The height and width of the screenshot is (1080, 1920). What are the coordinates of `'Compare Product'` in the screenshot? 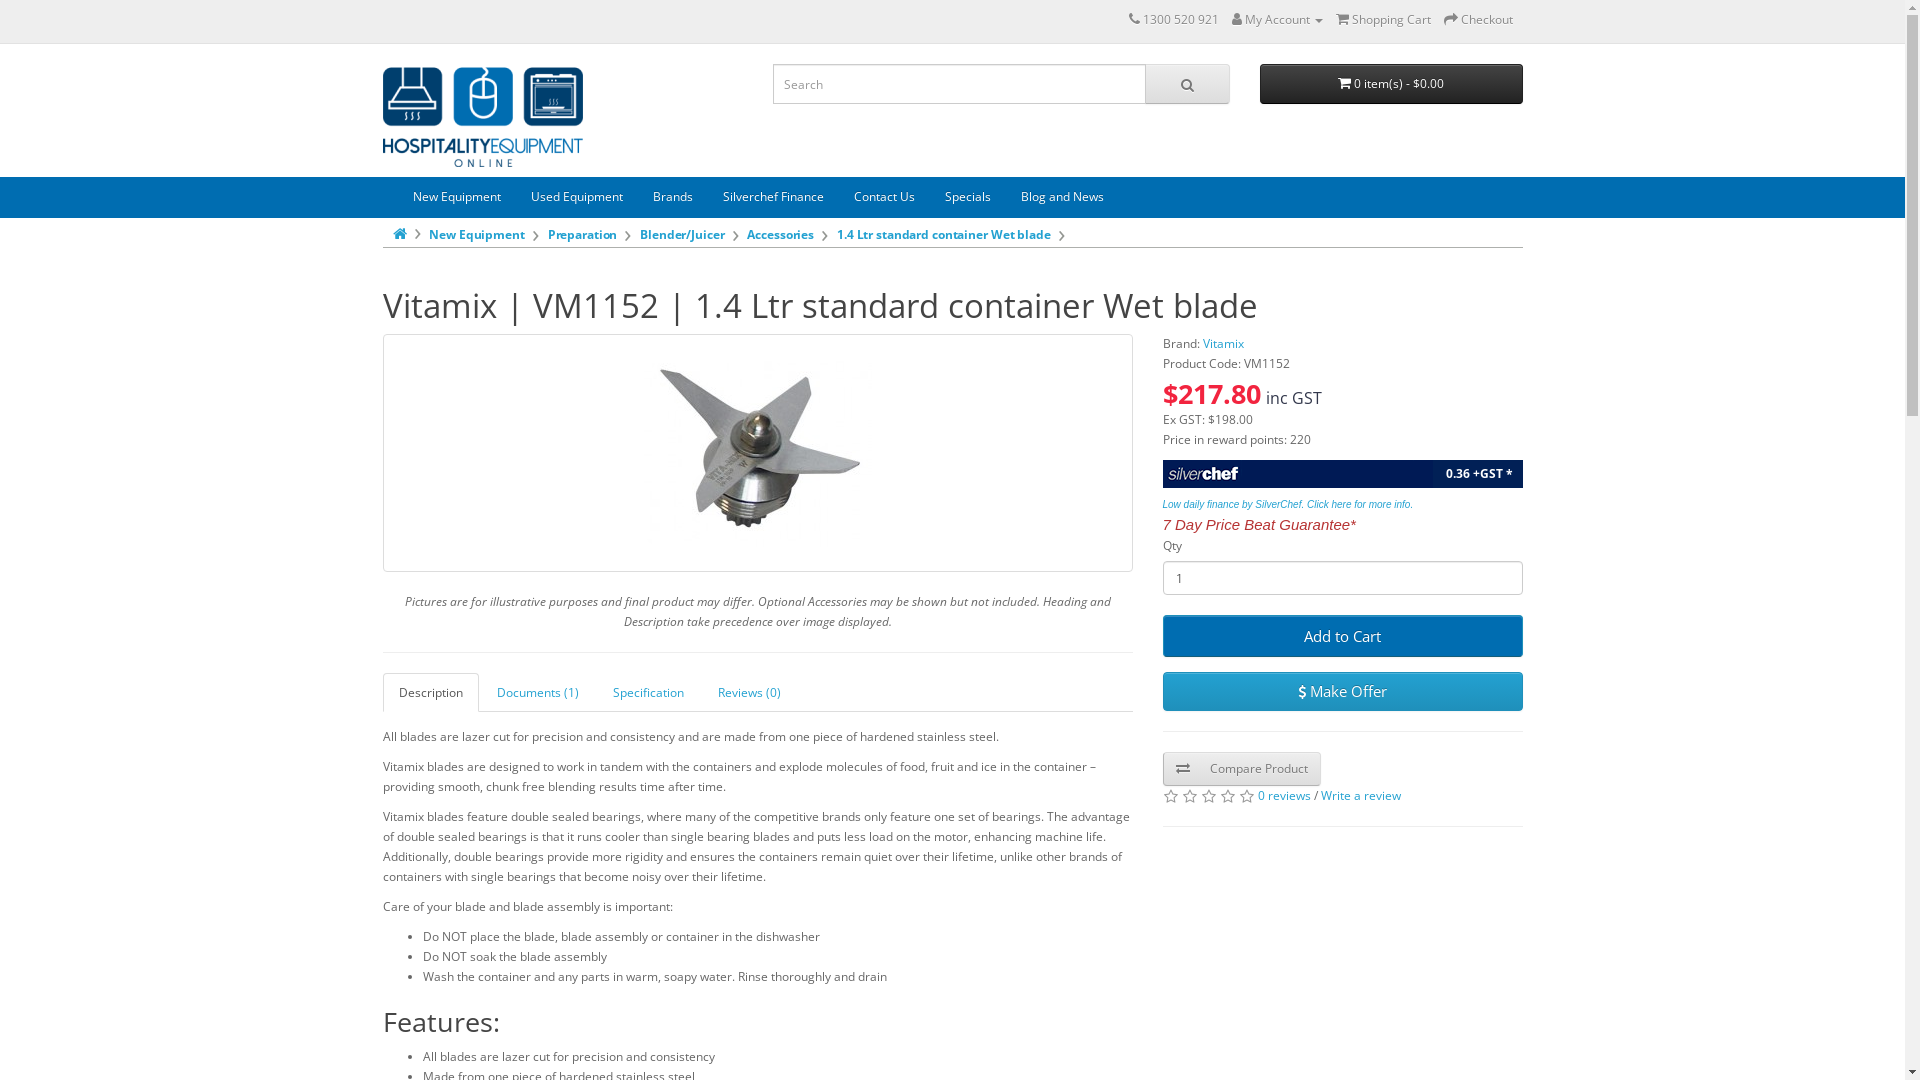 It's located at (1240, 767).